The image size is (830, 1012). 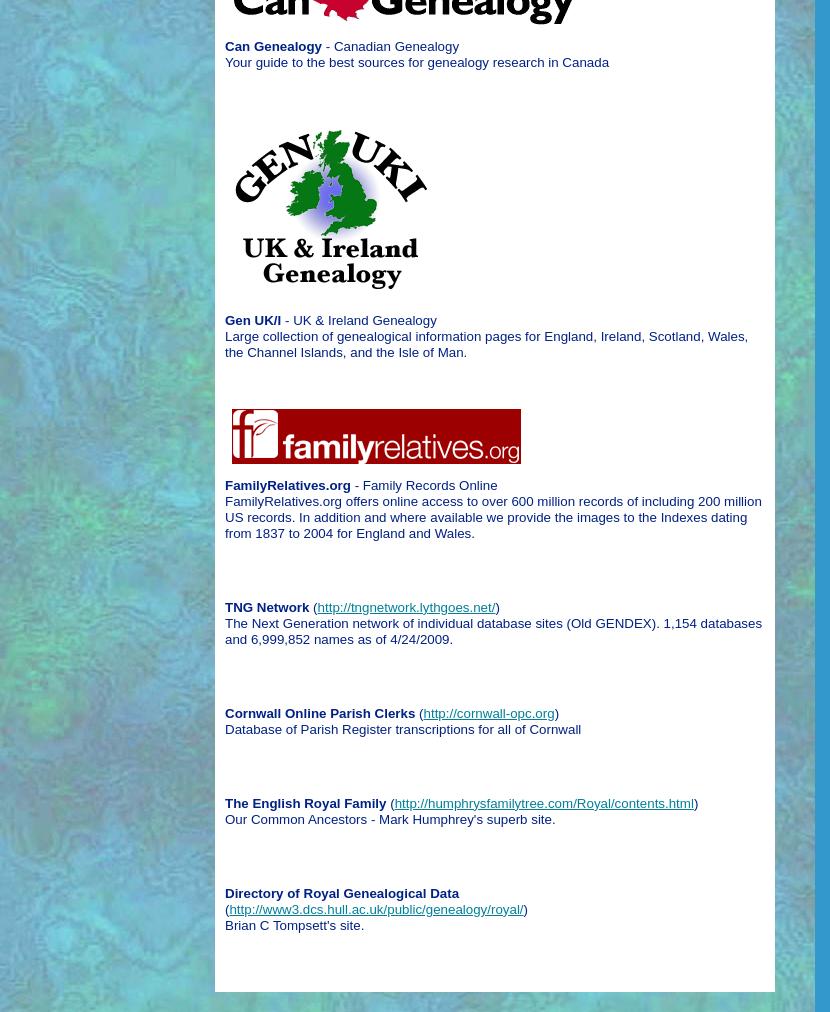 What do you see at coordinates (267, 605) in the screenshot?
I see `'TNG Network'` at bounding box center [267, 605].